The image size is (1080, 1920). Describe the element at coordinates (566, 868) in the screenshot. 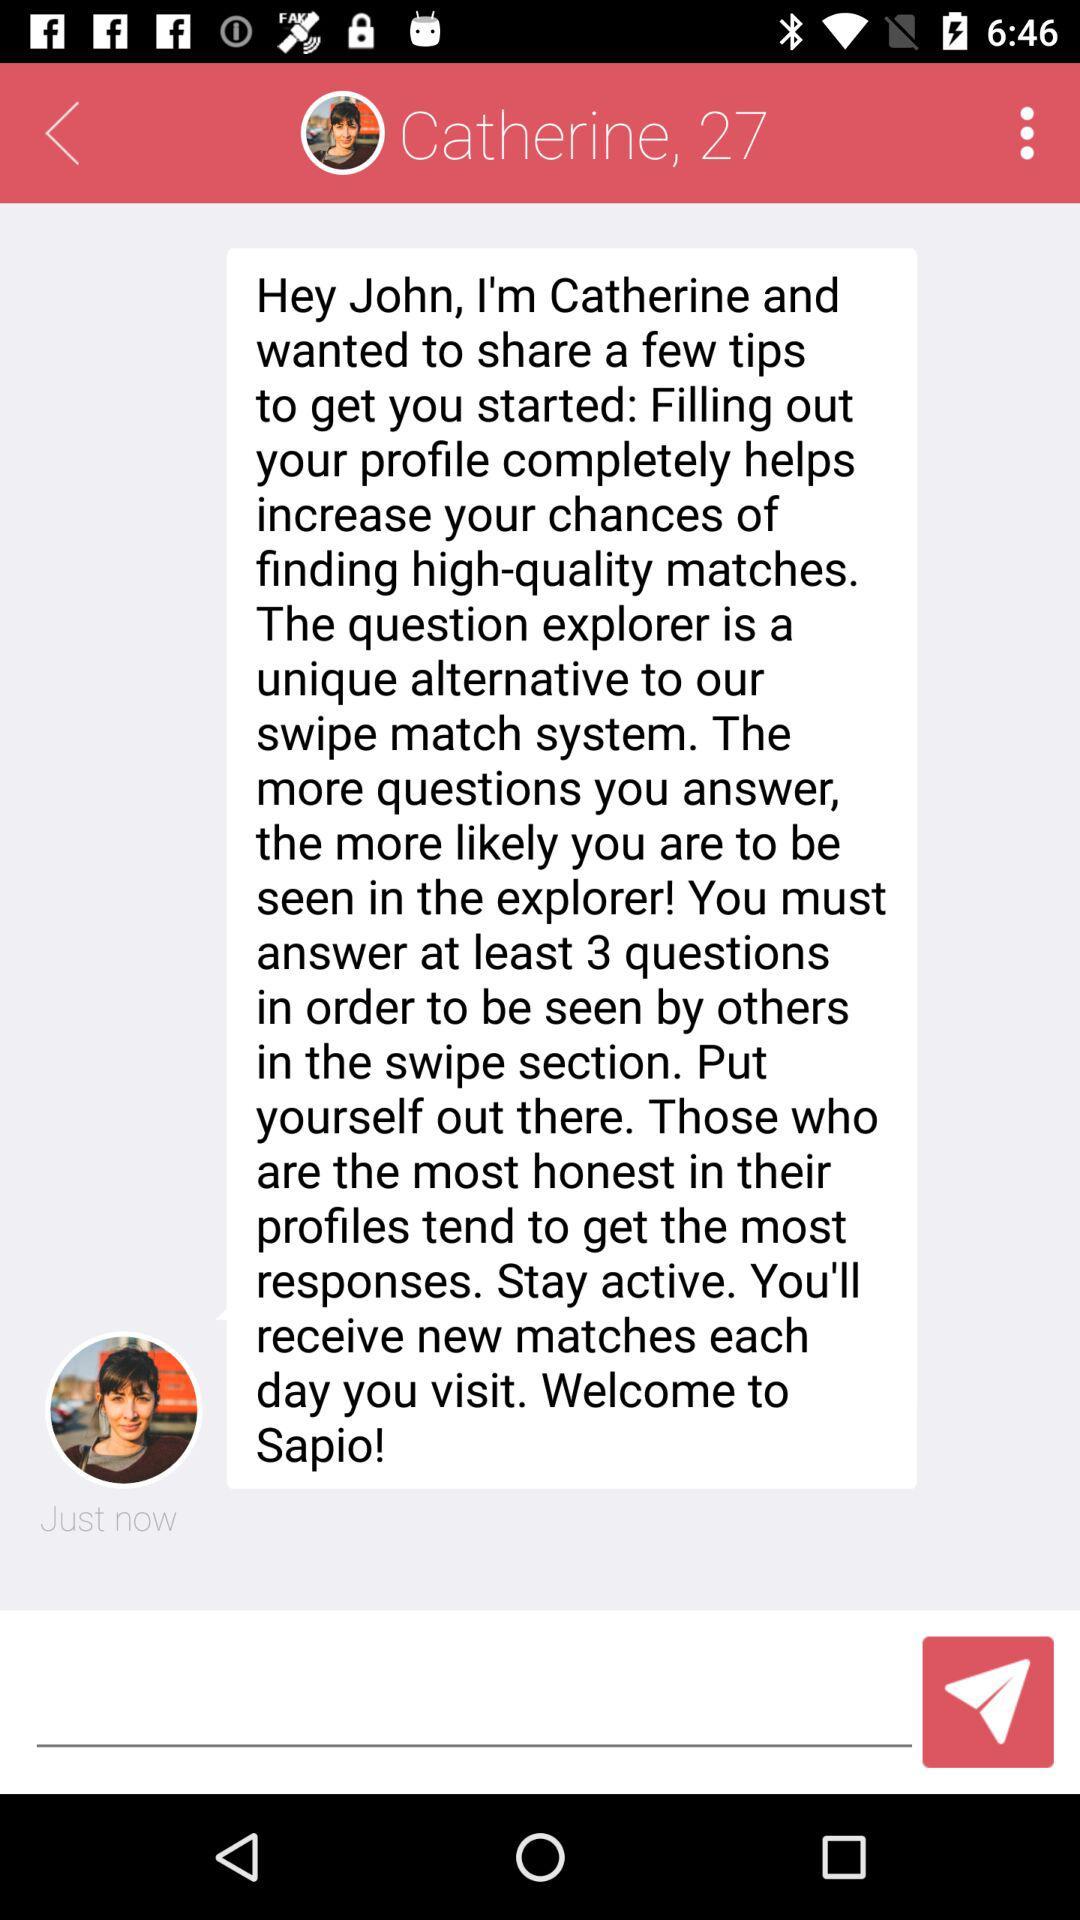

I see `hey john i at the center` at that location.